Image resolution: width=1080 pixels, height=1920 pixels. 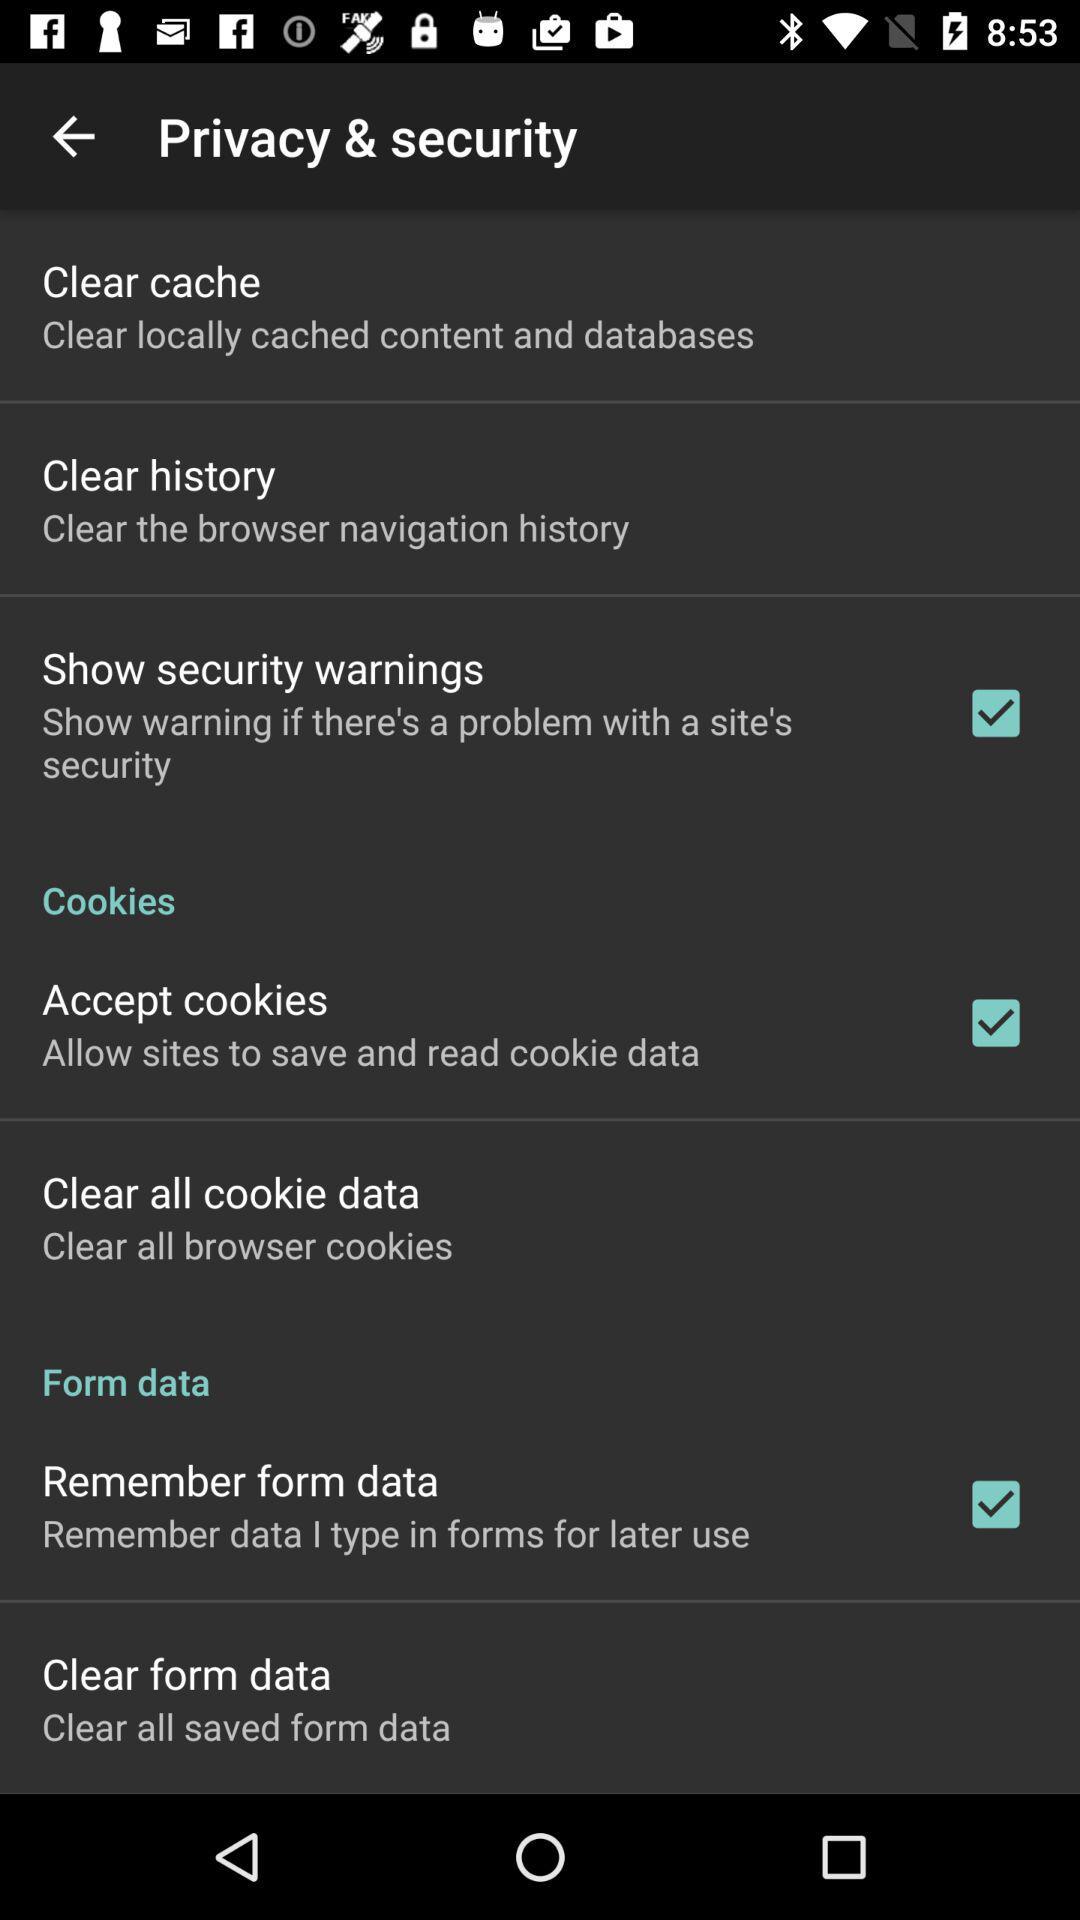 I want to click on icon below accept cookies item, so click(x=371, y=1050).